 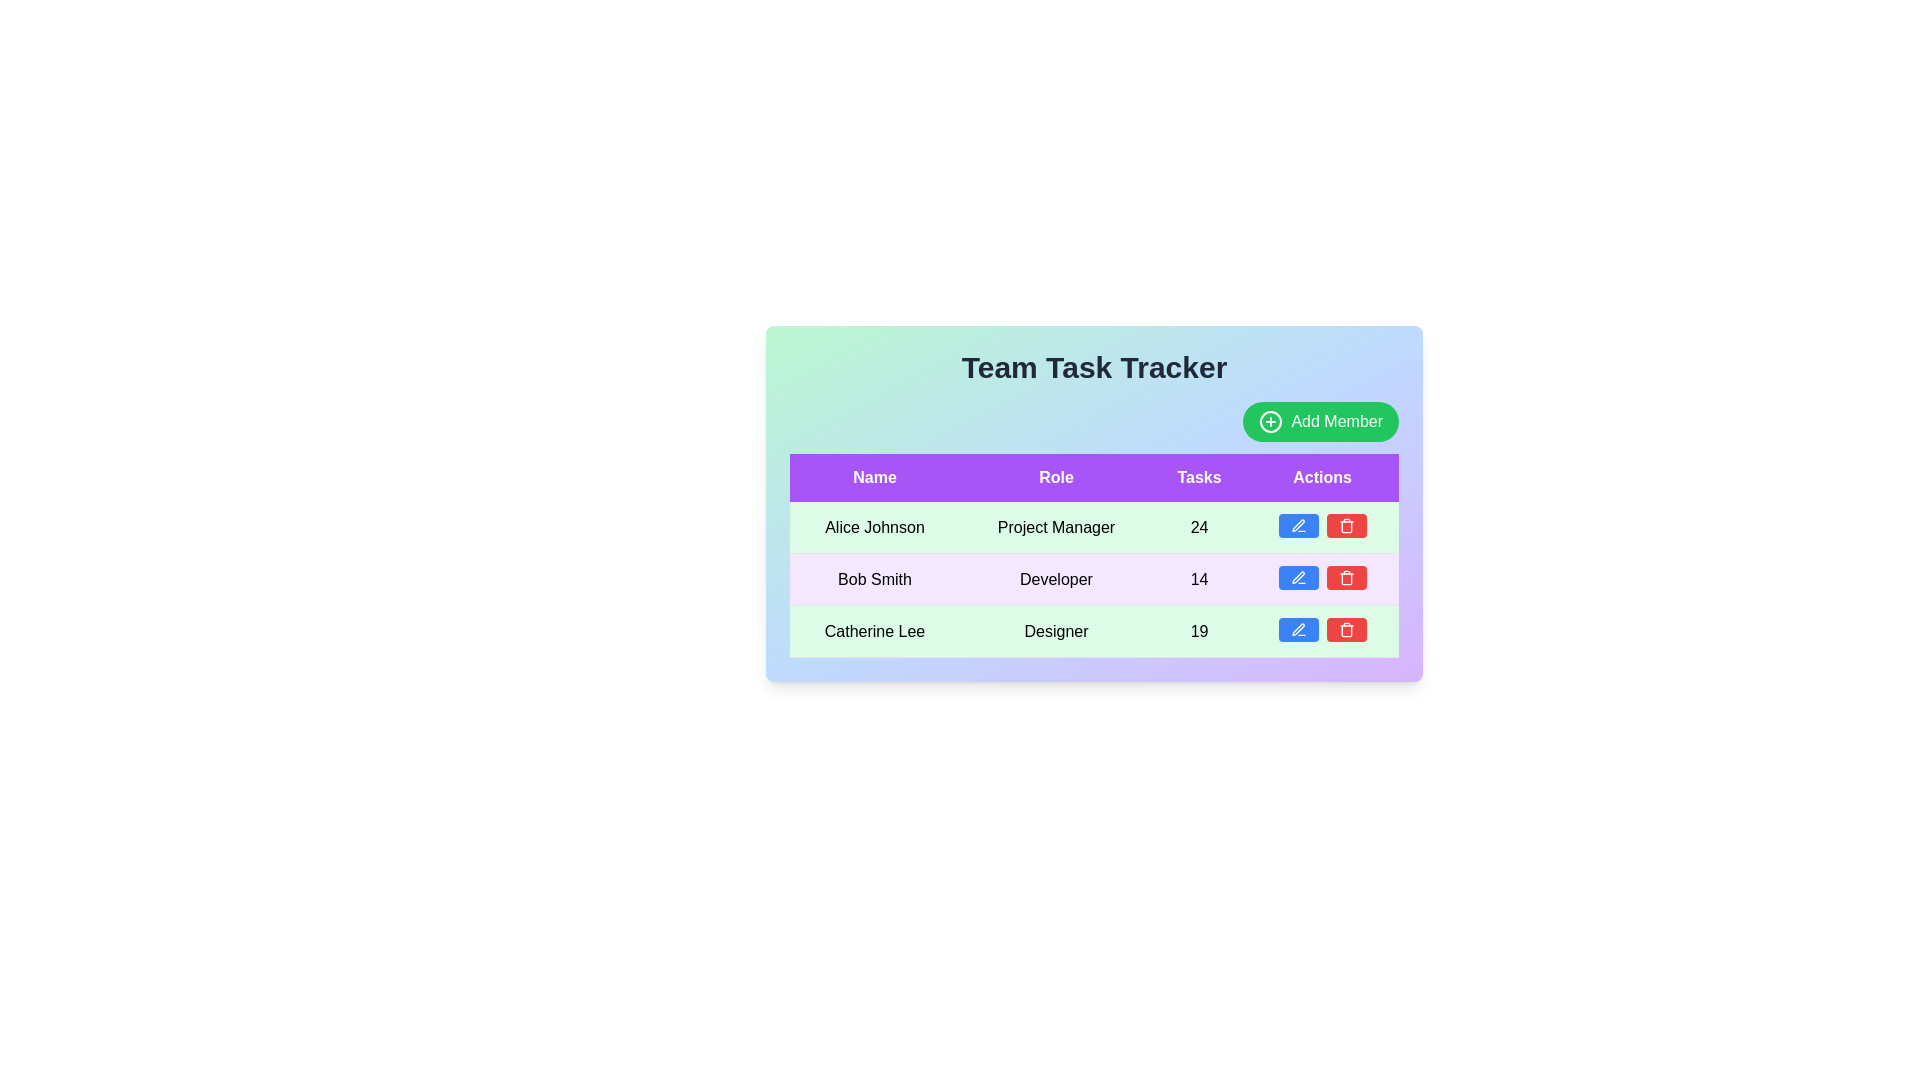 I want to click on the edit button for the team member identified by Alice Johnson, so click(x=1298, y=524).